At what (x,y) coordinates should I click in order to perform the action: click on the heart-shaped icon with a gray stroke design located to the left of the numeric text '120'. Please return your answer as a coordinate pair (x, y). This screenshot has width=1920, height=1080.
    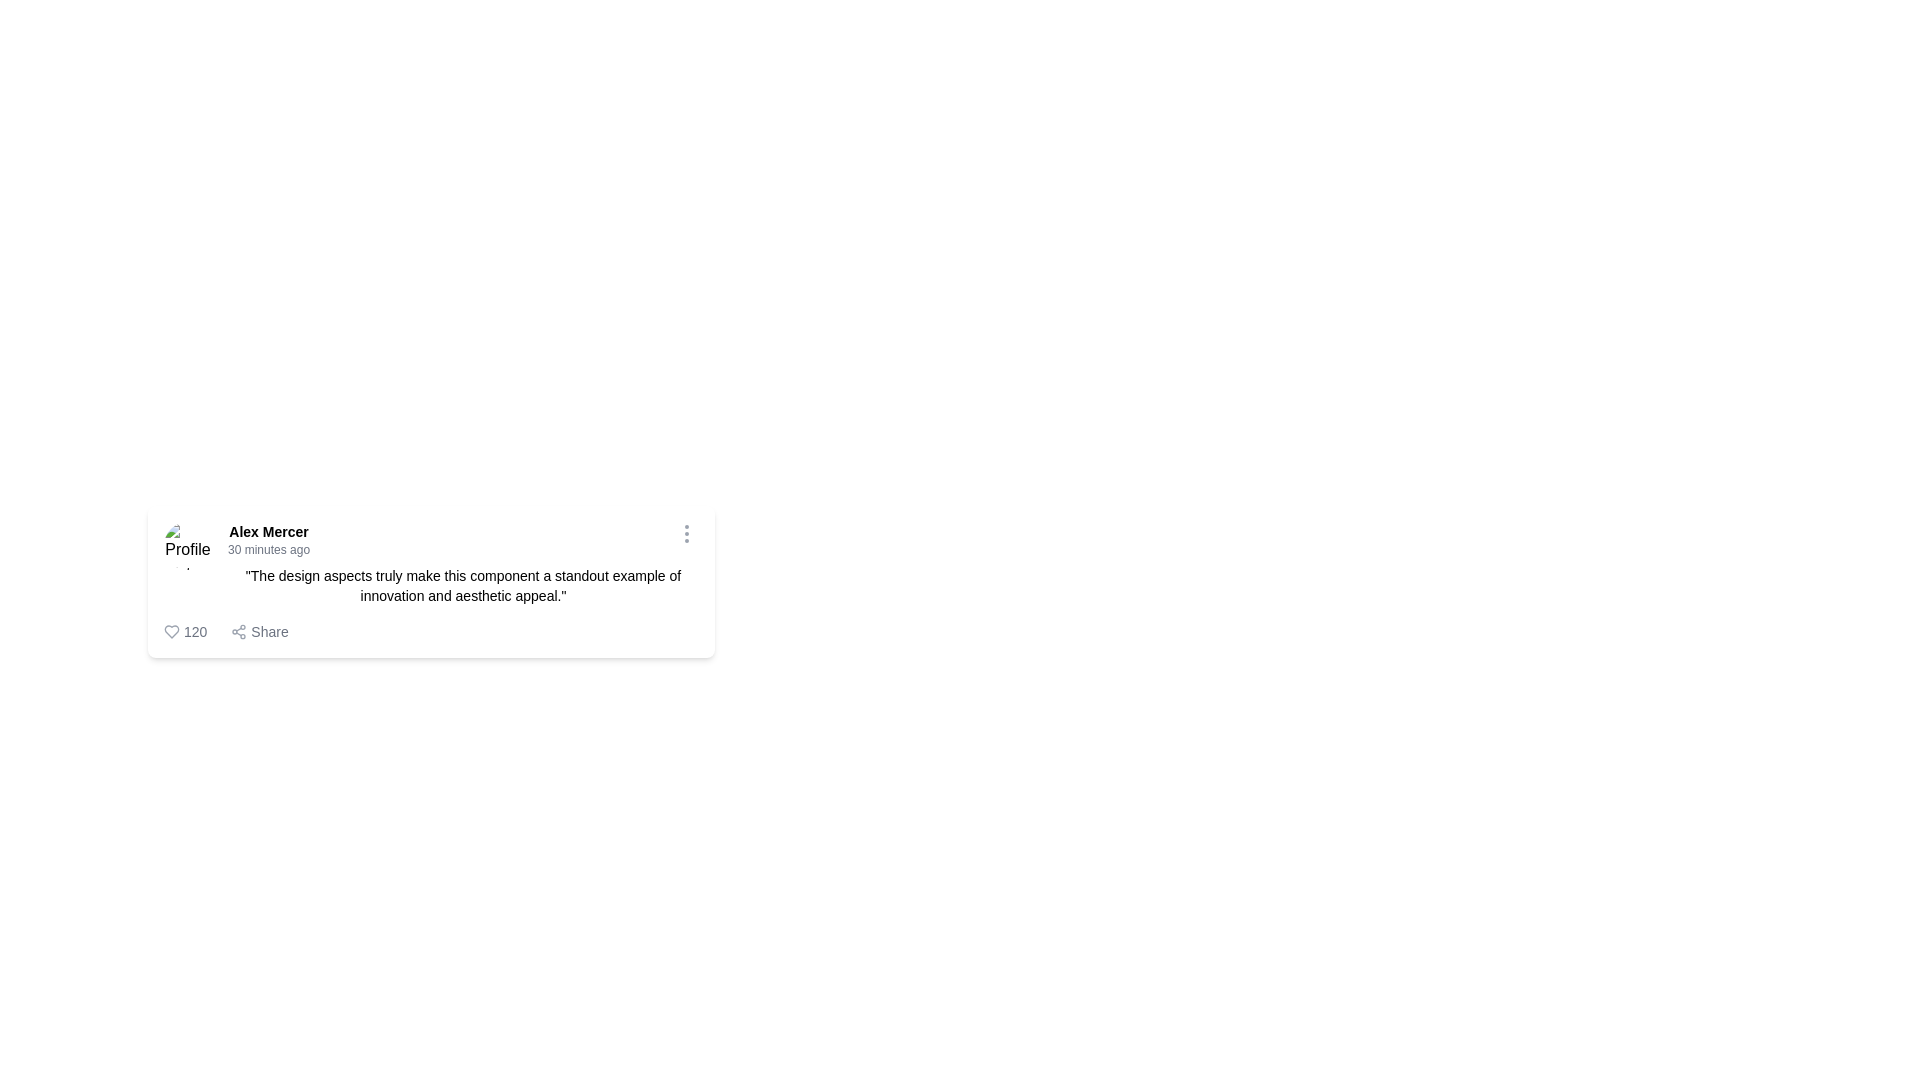
    Looking at the image, I should click on (172, 632).